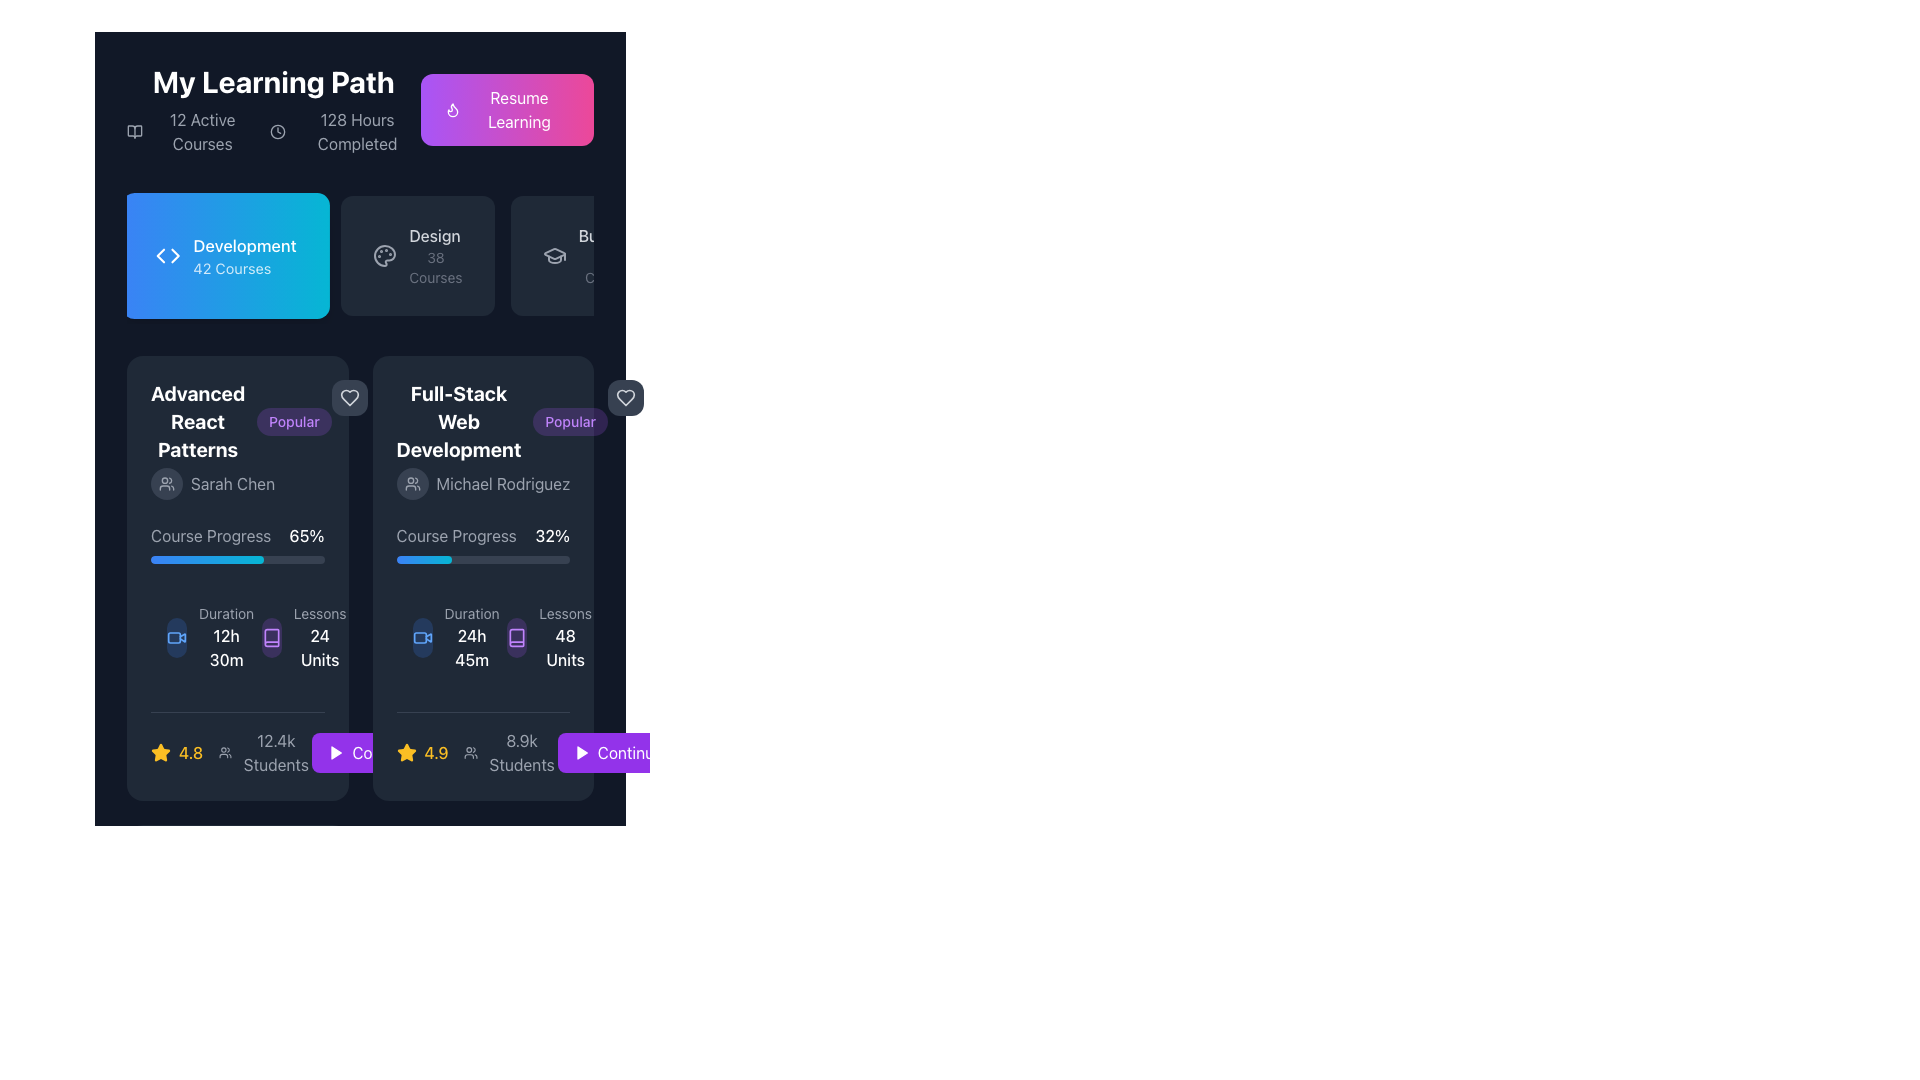 The image size is (1920, 1080). What do you see at coordinates (177, 637) in the screenshot?
I see `the blue camera icon located in the left portion of the 'Advanced React Patterns' course card, specifically in the 'Duration' section next to the text '12h 30m'` at bounding box center [177, 637].